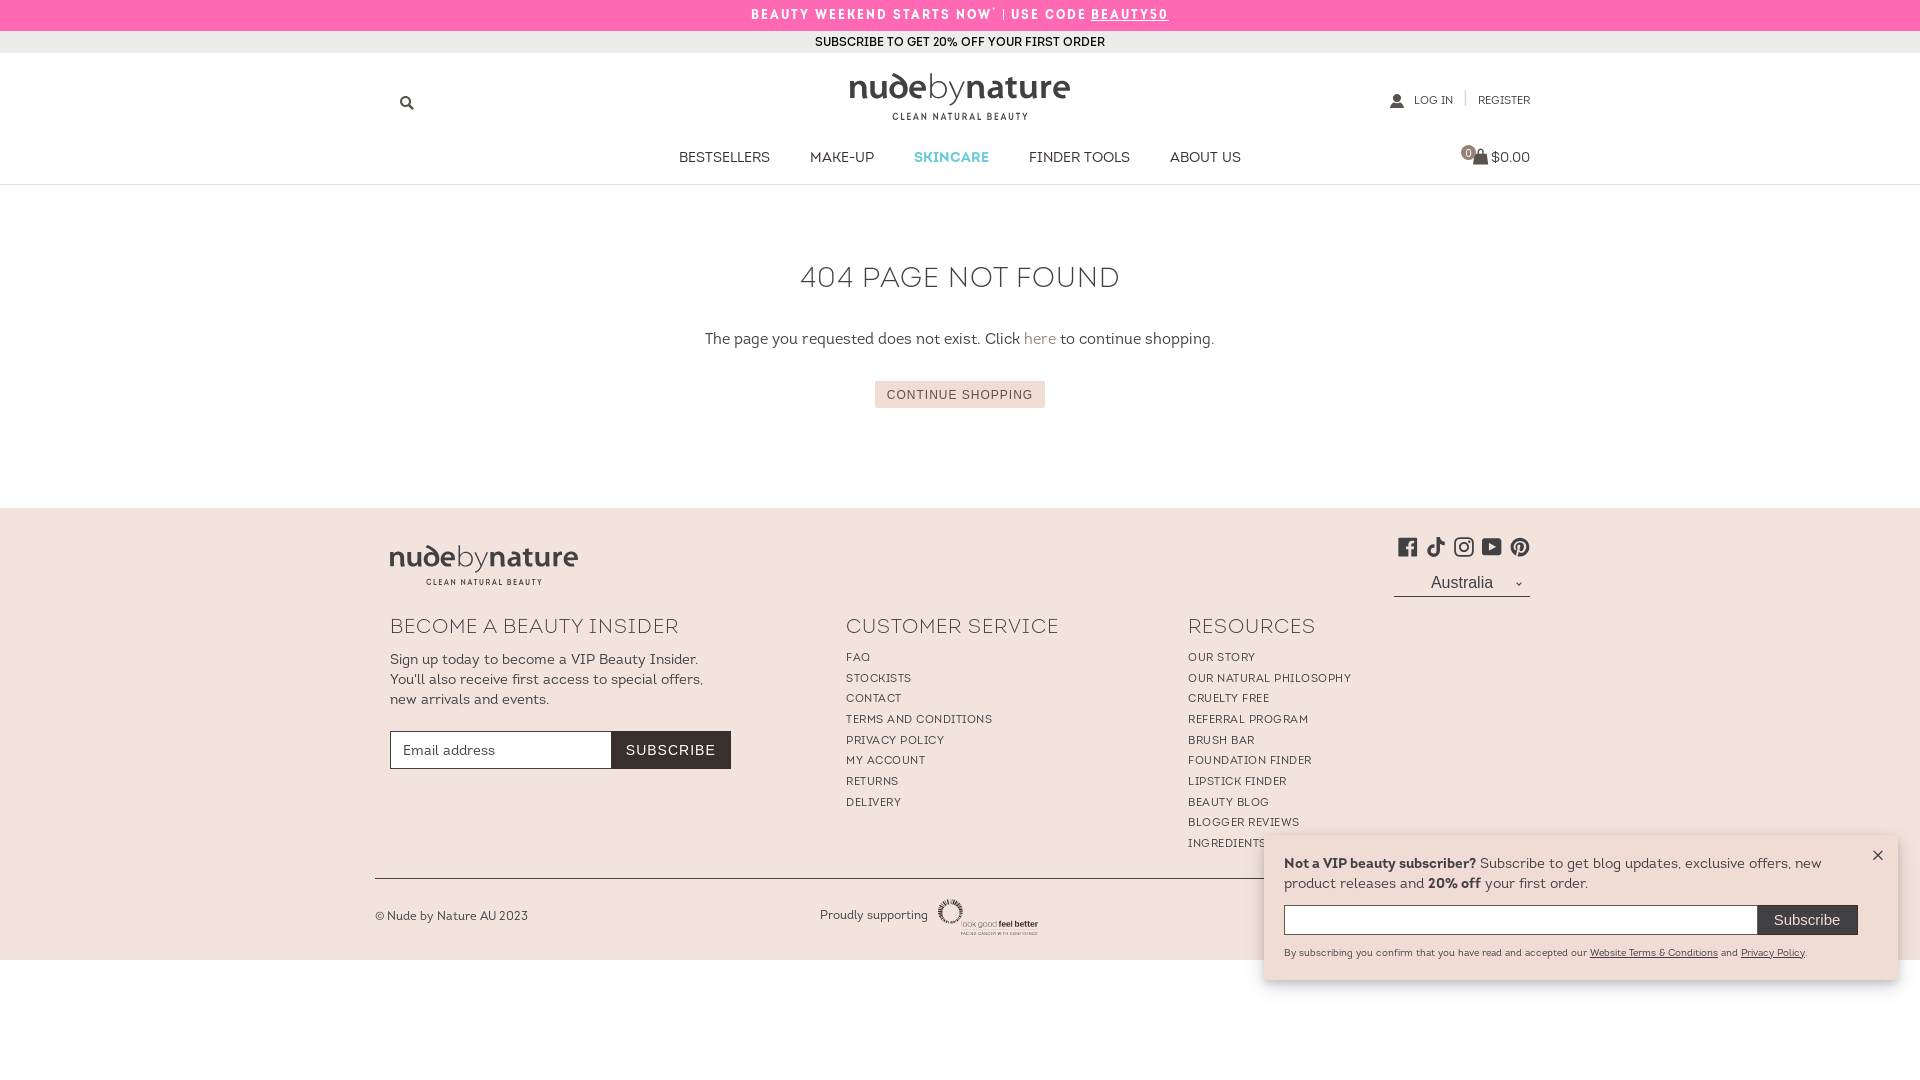 Image resolution: width=1920 pixels, height=1080 pixels. Describe the element at coordinates (1740, 952) in the screenshot. I see `'Privacy Policy'` at that location.